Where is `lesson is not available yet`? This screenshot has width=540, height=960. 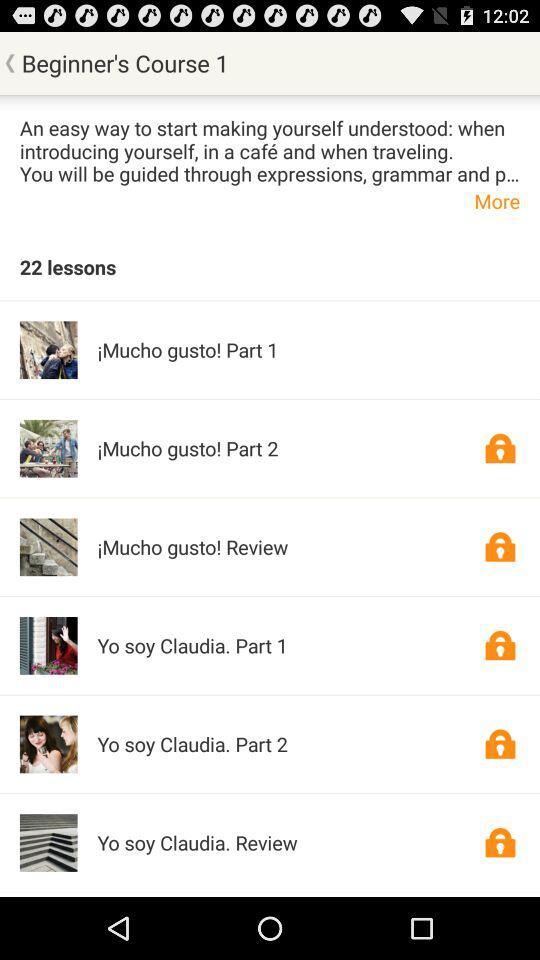 lesson is not available yet is located at coordinates (499, 841).